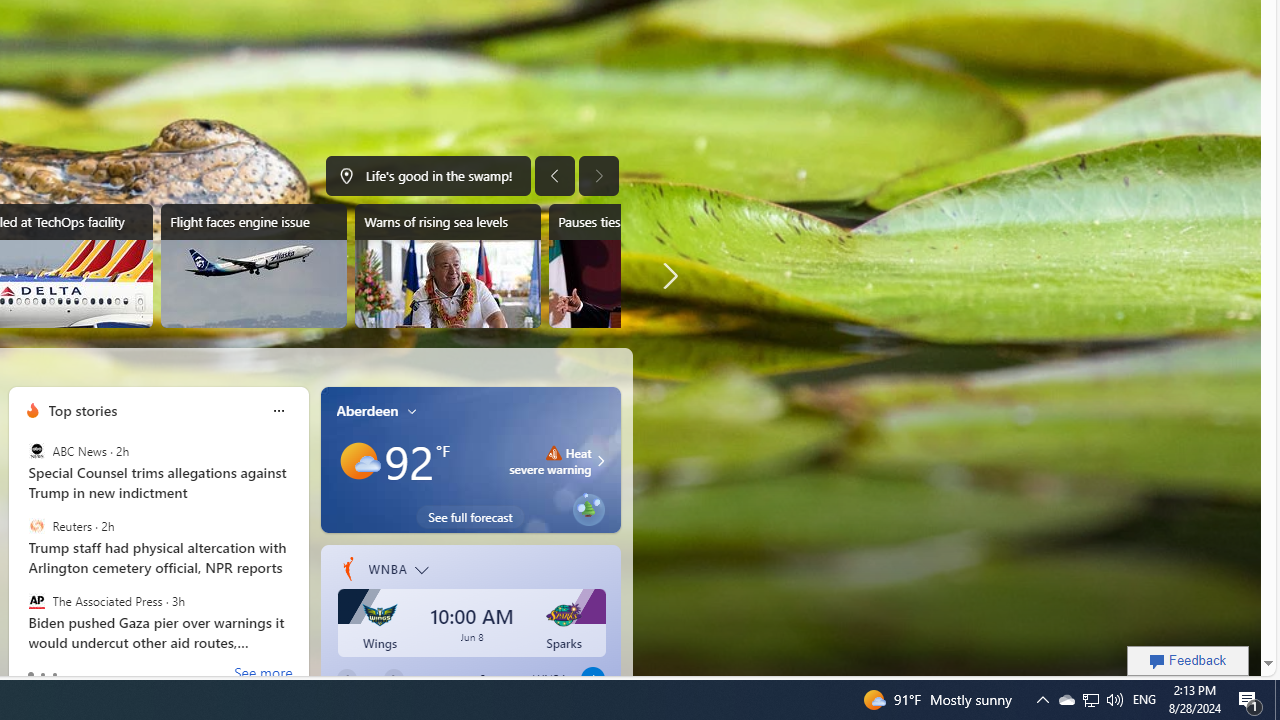  Describe the element at coordinates (641, 265) in the screenshot. I see `'Pauses ties with US embassy'` at that location.